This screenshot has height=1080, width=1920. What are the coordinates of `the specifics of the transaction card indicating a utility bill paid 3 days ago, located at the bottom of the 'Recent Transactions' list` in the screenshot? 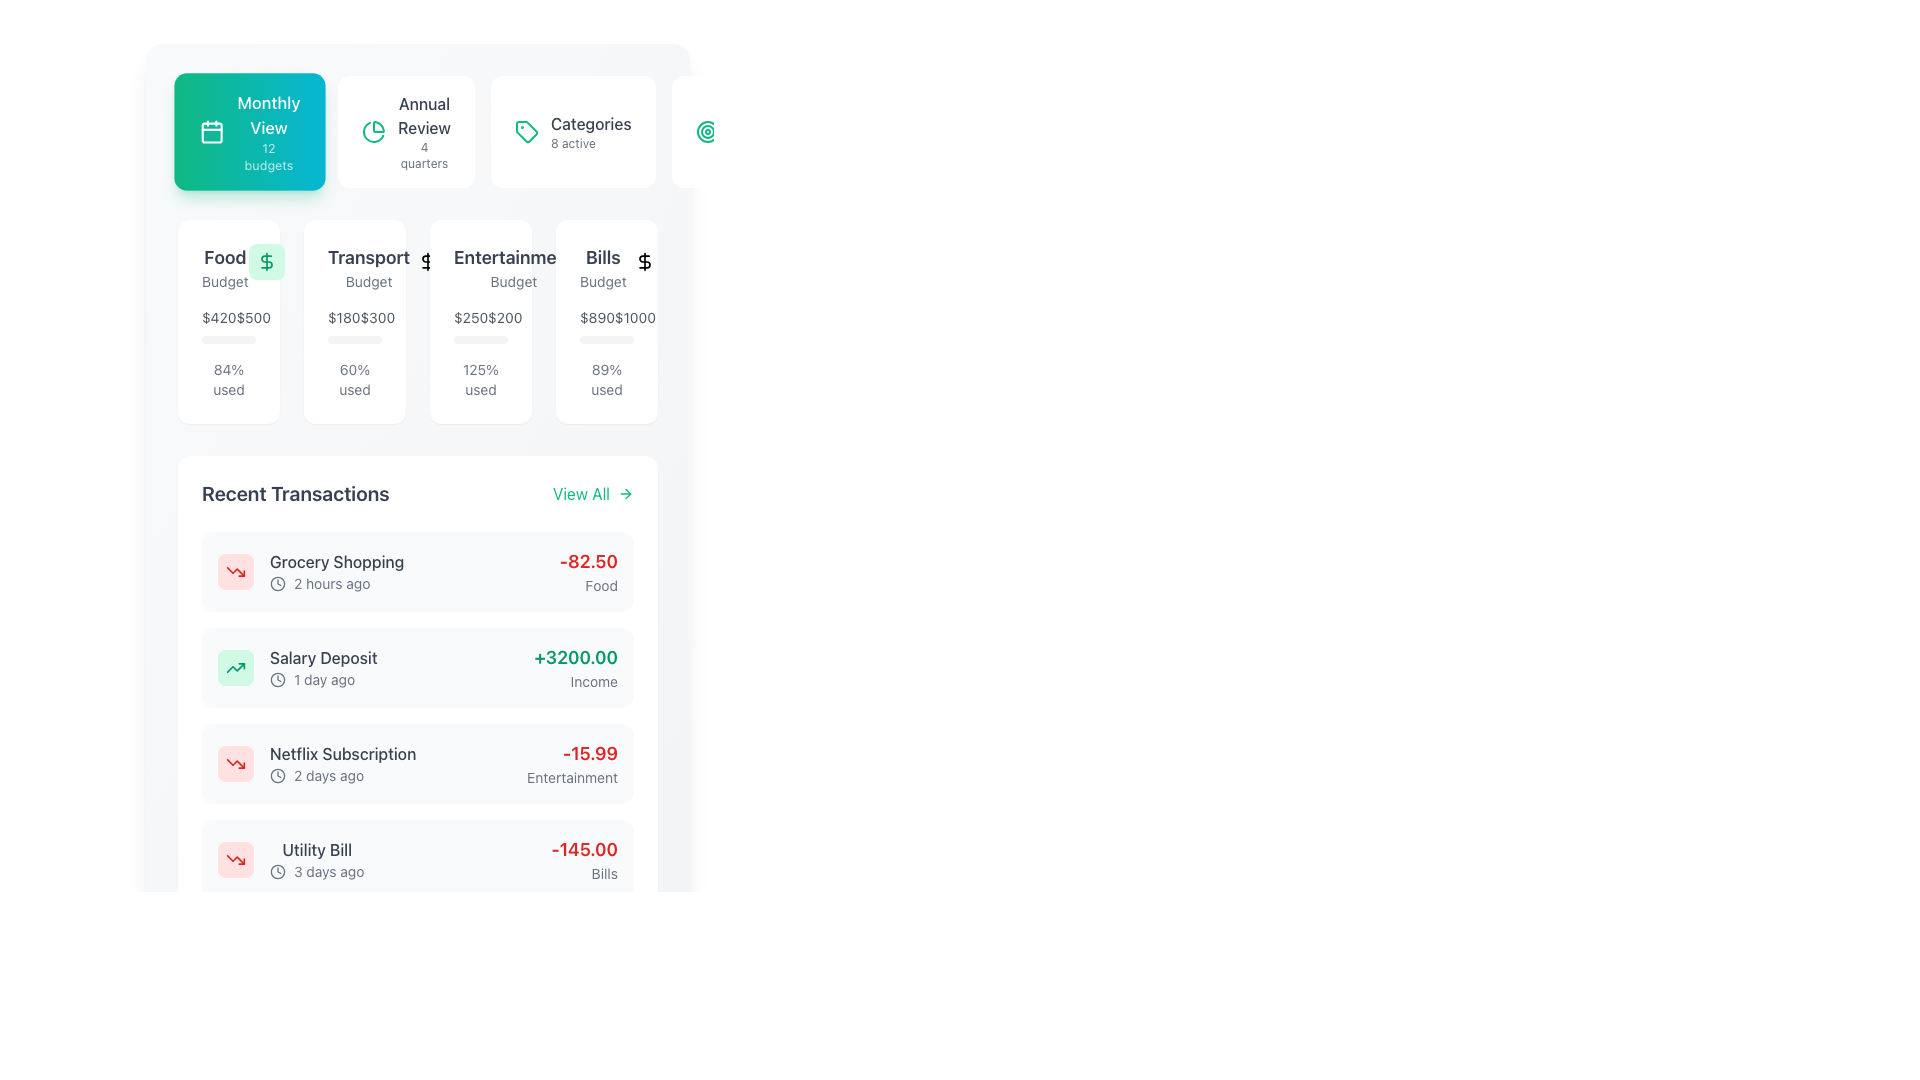 It's located at (416, 859).